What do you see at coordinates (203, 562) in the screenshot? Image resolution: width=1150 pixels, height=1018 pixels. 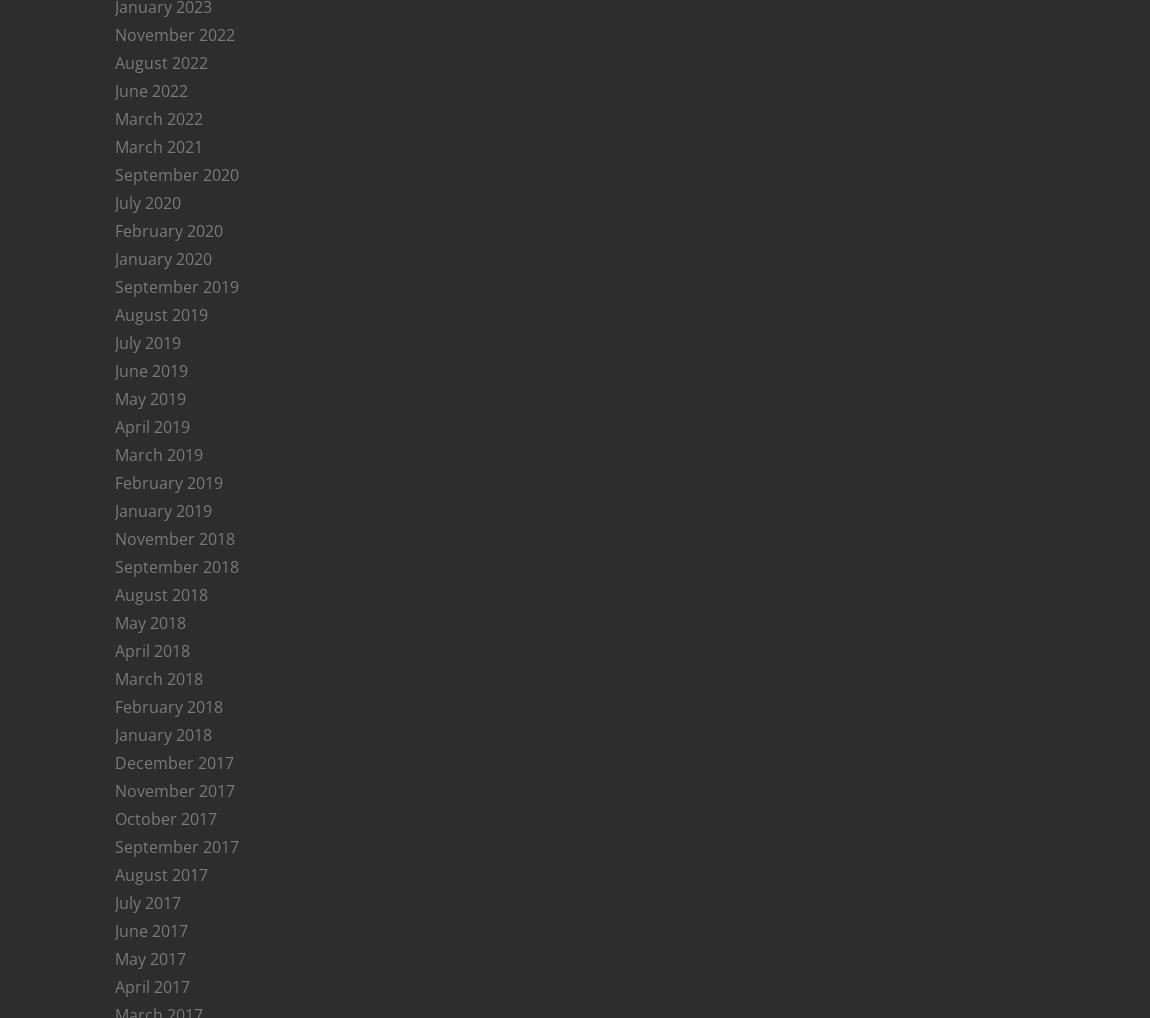 I see `'winneyb'` at bounding box center [203, 562].